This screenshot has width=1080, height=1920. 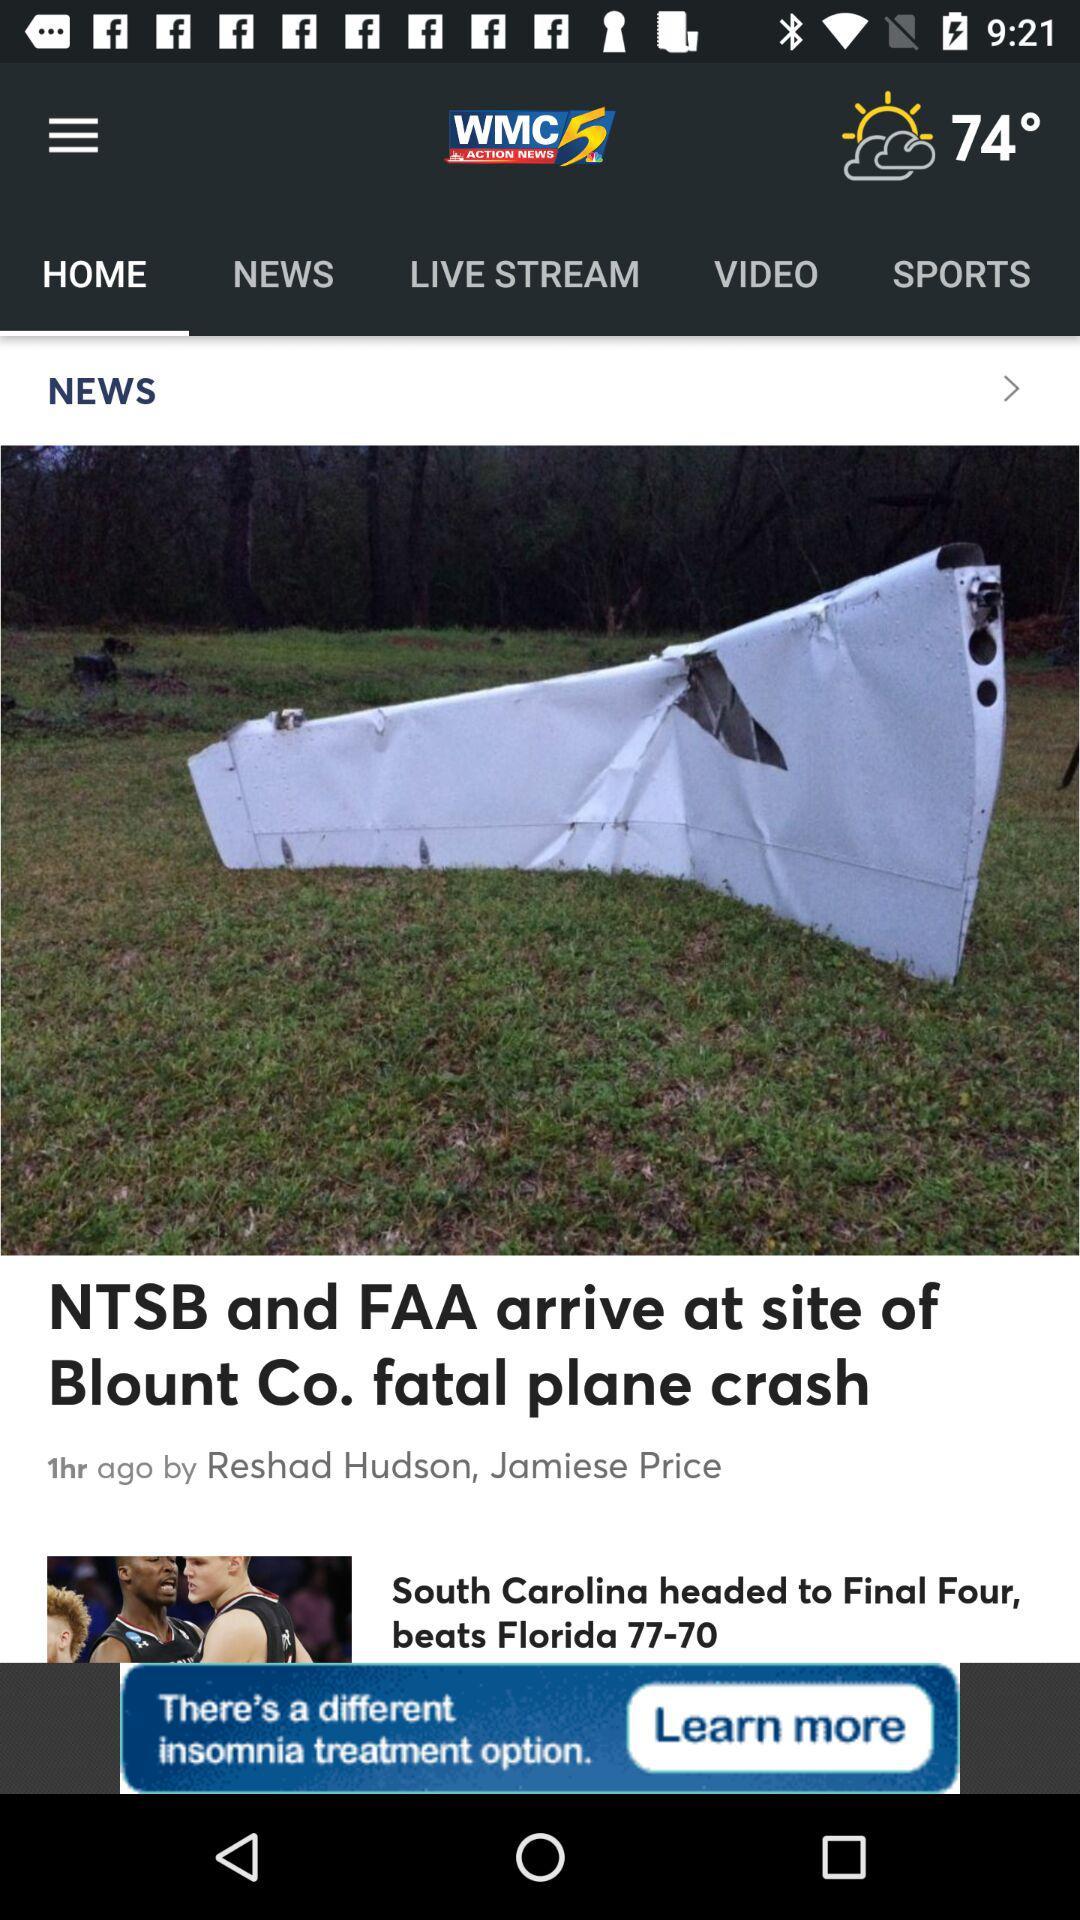 What do you see at coordinates (540, 1727) in the screenshot?
I see `click on advertisement` at bounding box center [540, 1727].